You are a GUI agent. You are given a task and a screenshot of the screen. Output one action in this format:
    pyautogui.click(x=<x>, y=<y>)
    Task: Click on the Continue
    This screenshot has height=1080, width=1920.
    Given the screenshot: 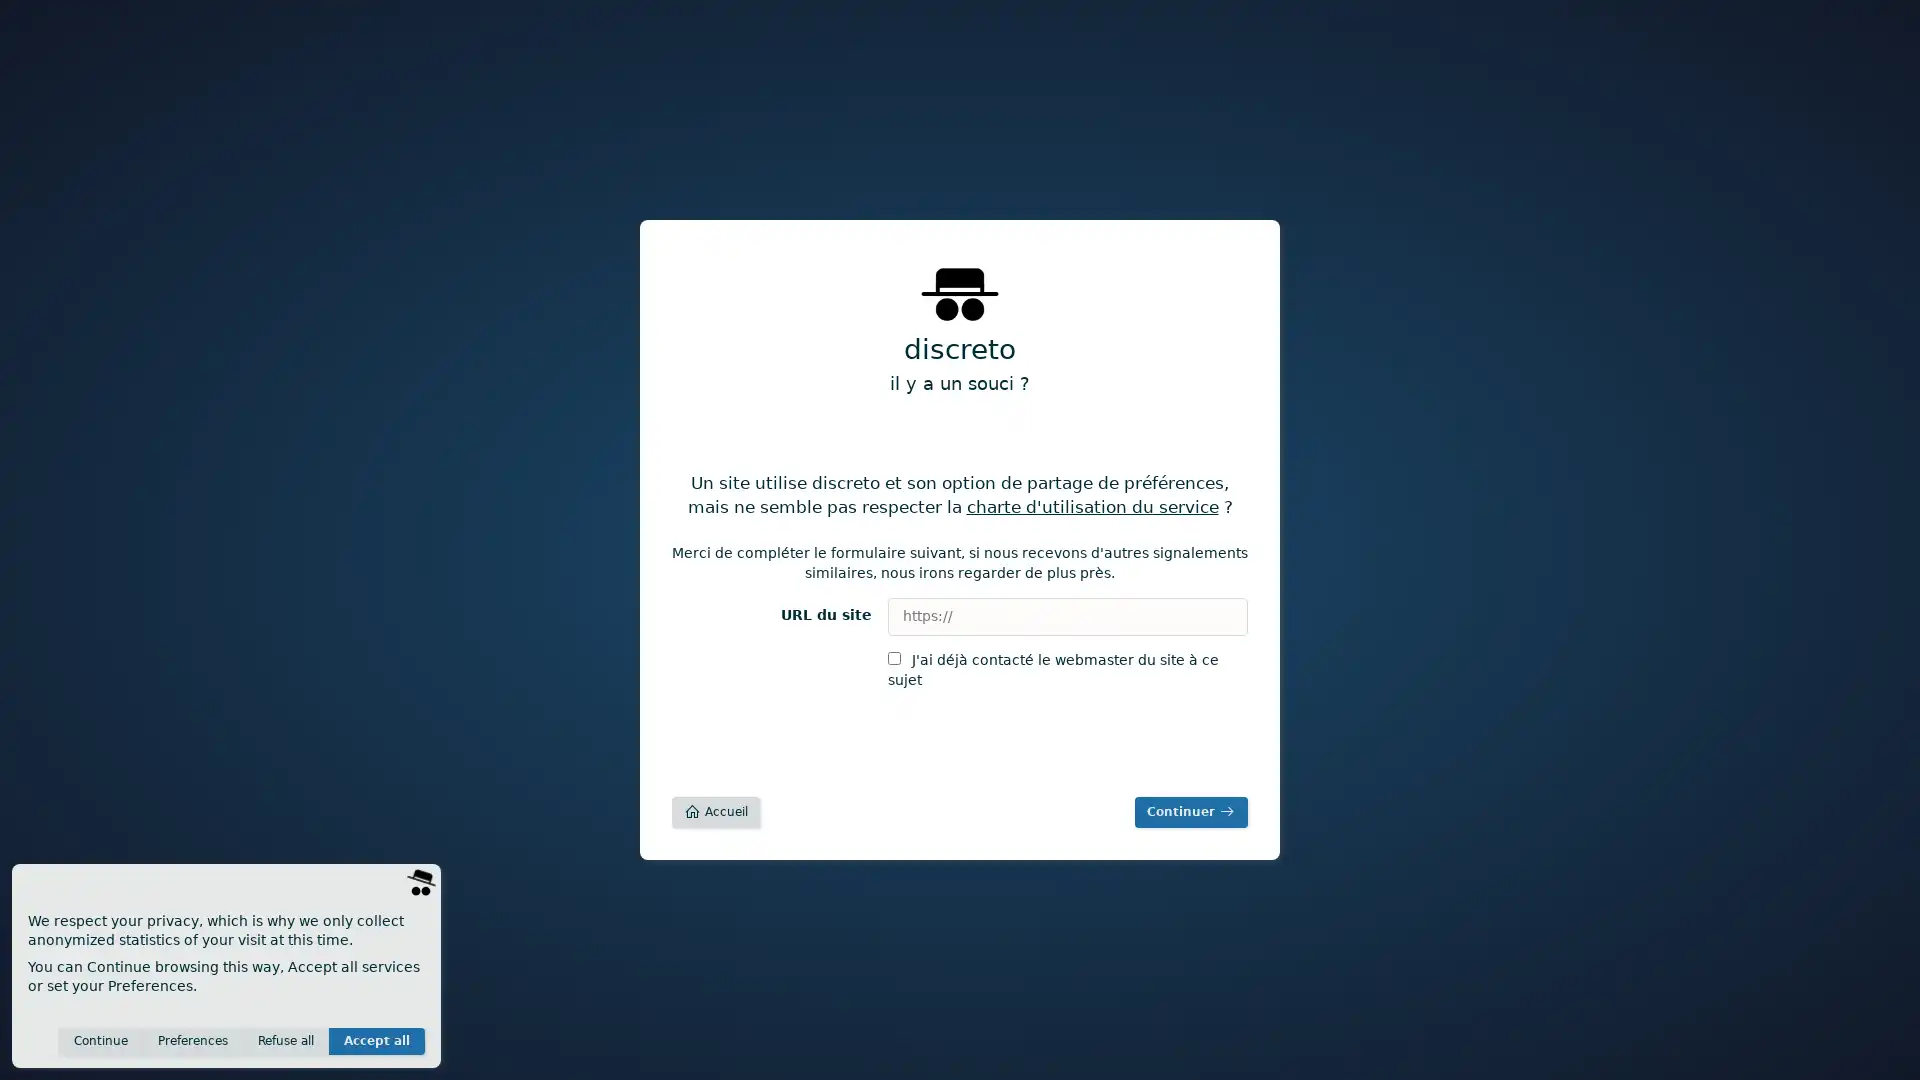 What is the action you would take?
    pyautogui.click(x=99, y=1040)
    